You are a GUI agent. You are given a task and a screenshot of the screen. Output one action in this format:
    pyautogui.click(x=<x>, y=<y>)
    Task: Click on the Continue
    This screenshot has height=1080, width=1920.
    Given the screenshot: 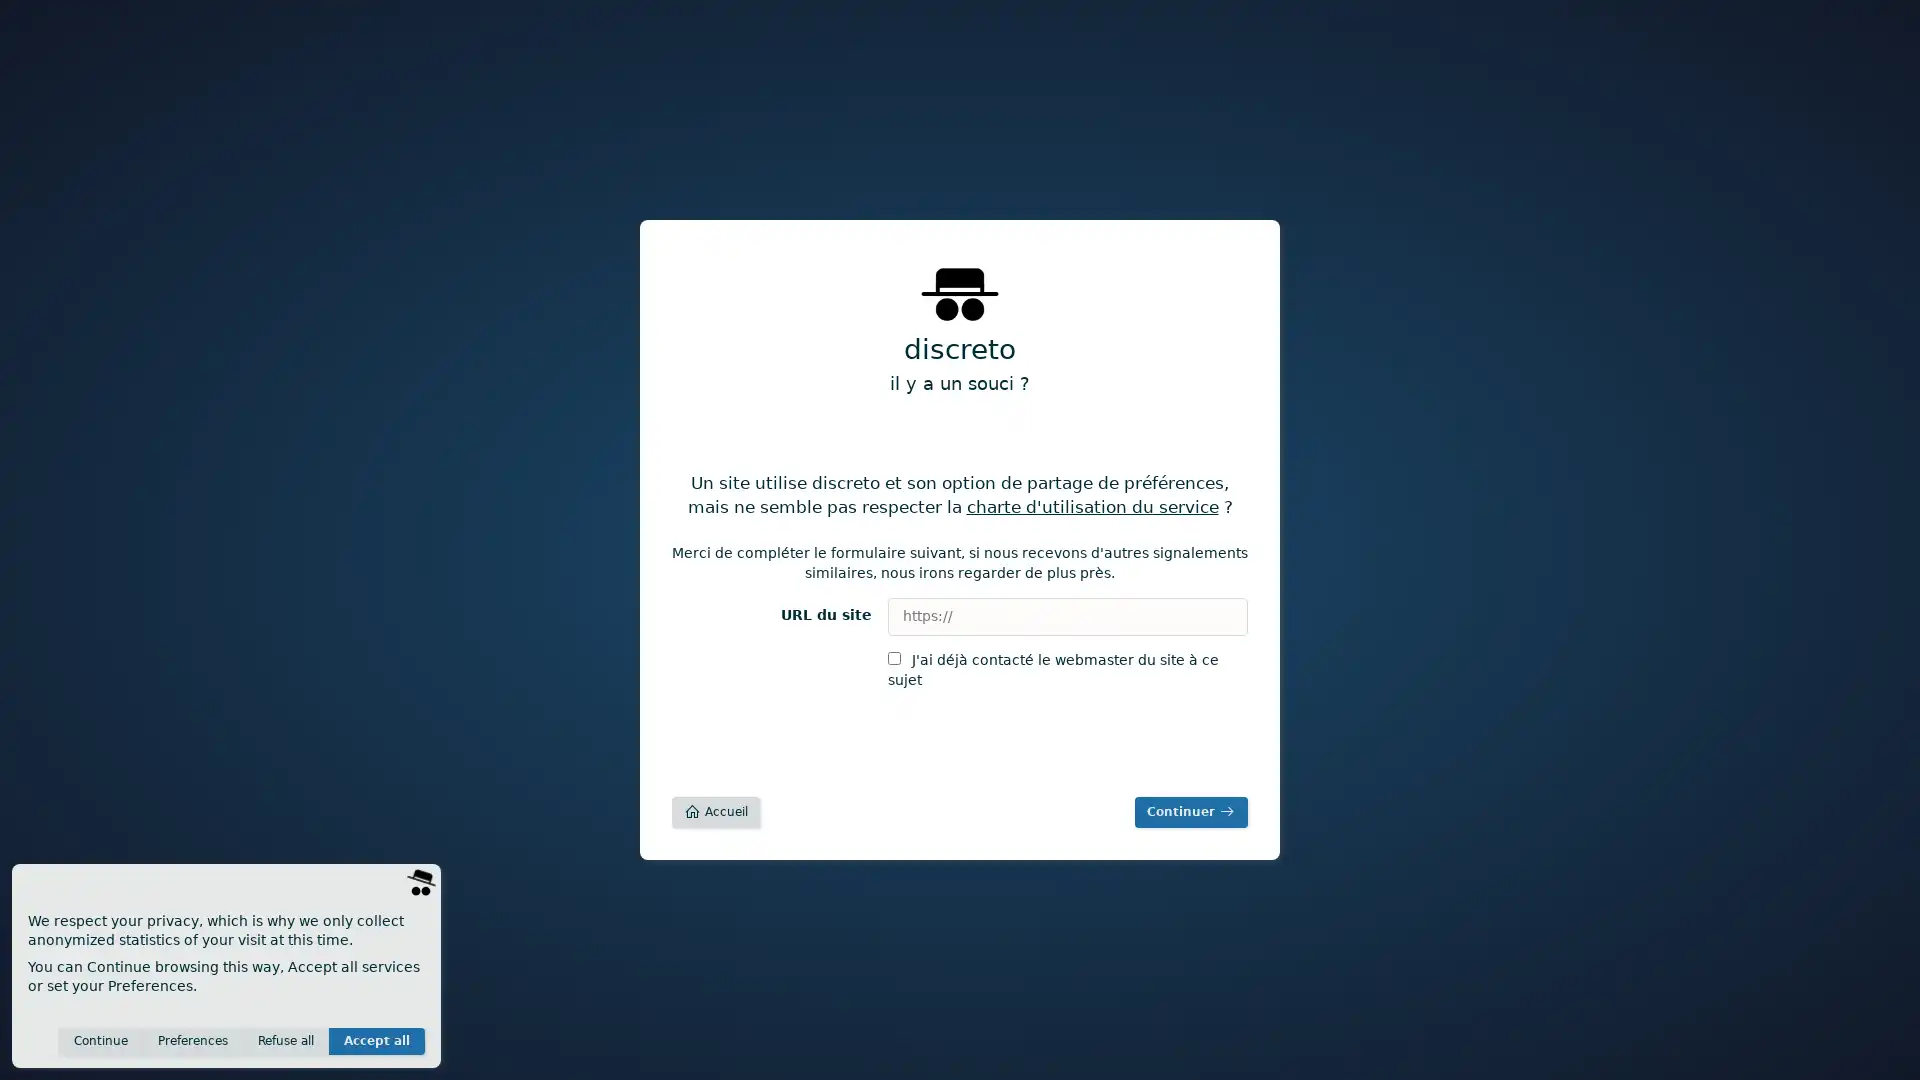 What is the action you would take?
    pyautogui.click(x=99, y=1040)
    